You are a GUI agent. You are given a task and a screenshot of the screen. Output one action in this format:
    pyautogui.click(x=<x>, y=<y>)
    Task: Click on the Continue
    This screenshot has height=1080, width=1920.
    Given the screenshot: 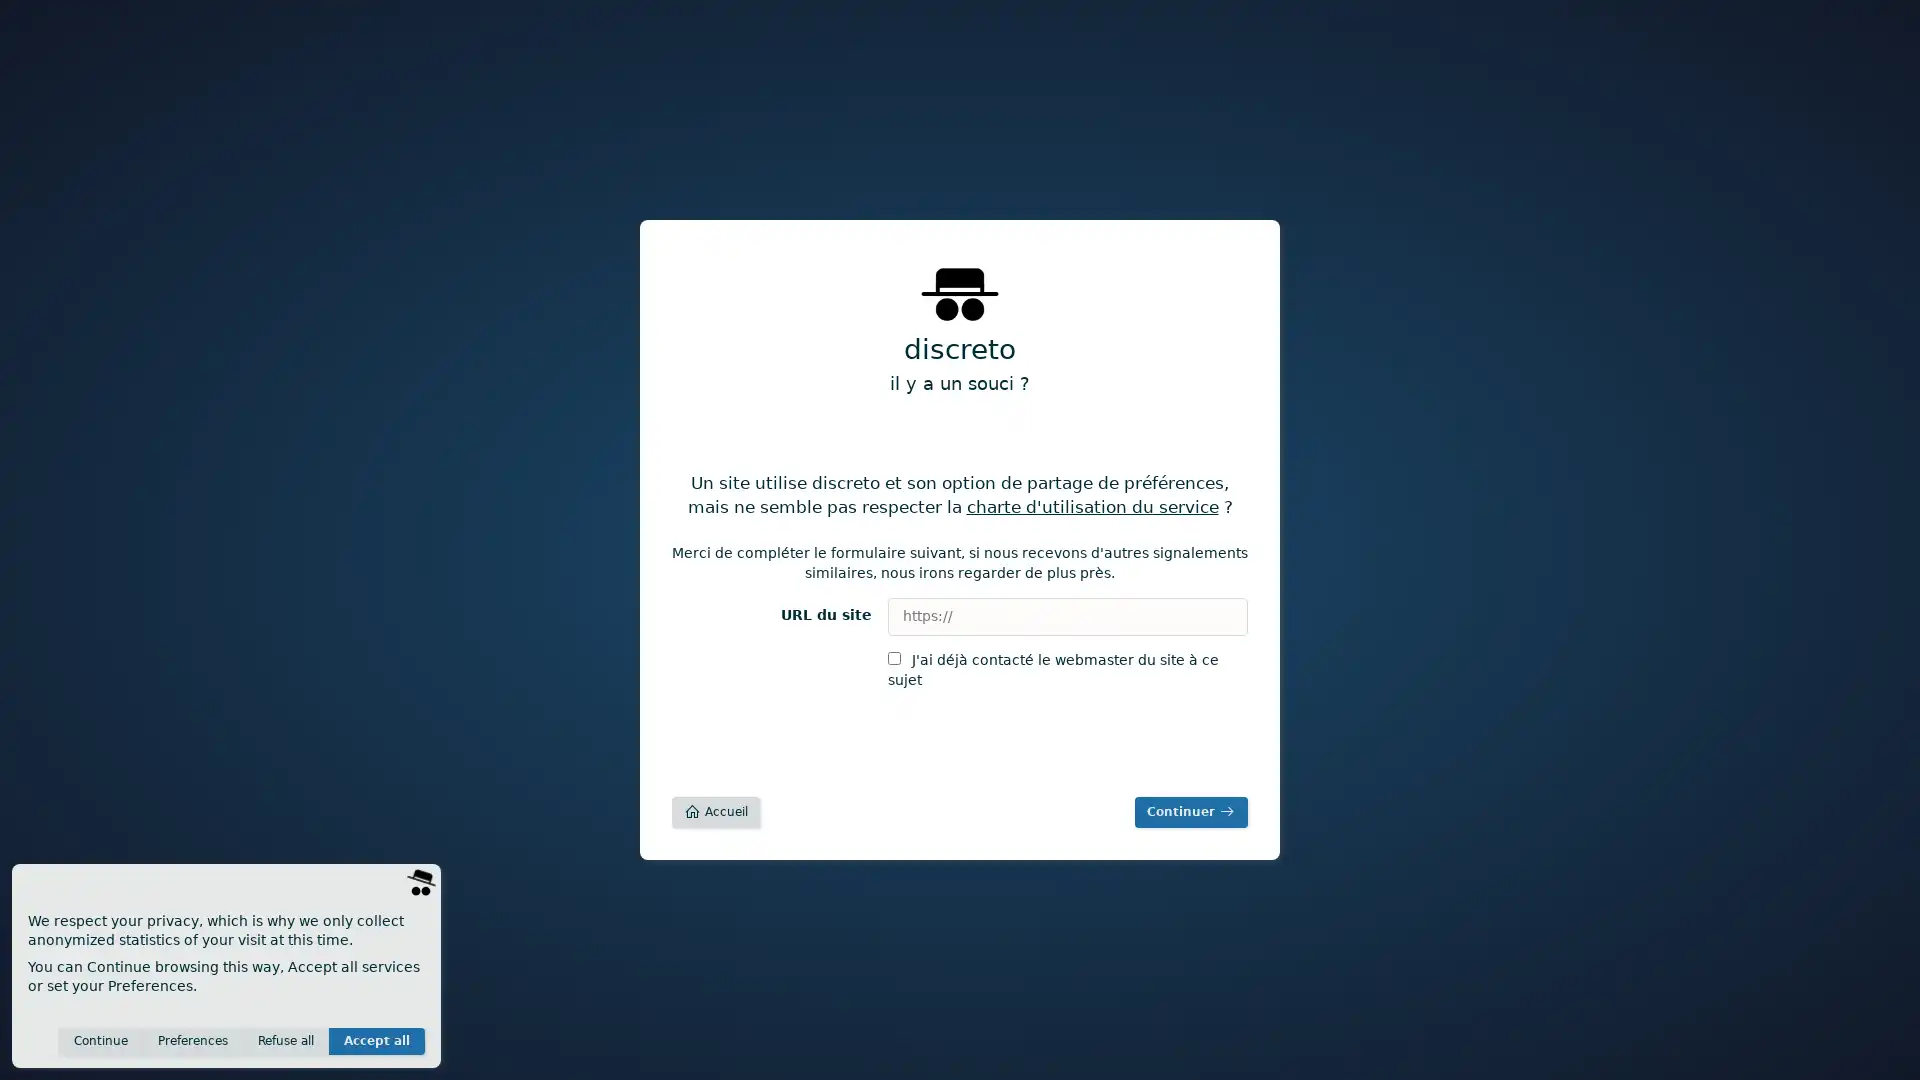 What is the action you would take?
    pyautogui.click(x=99, y=1040)
    